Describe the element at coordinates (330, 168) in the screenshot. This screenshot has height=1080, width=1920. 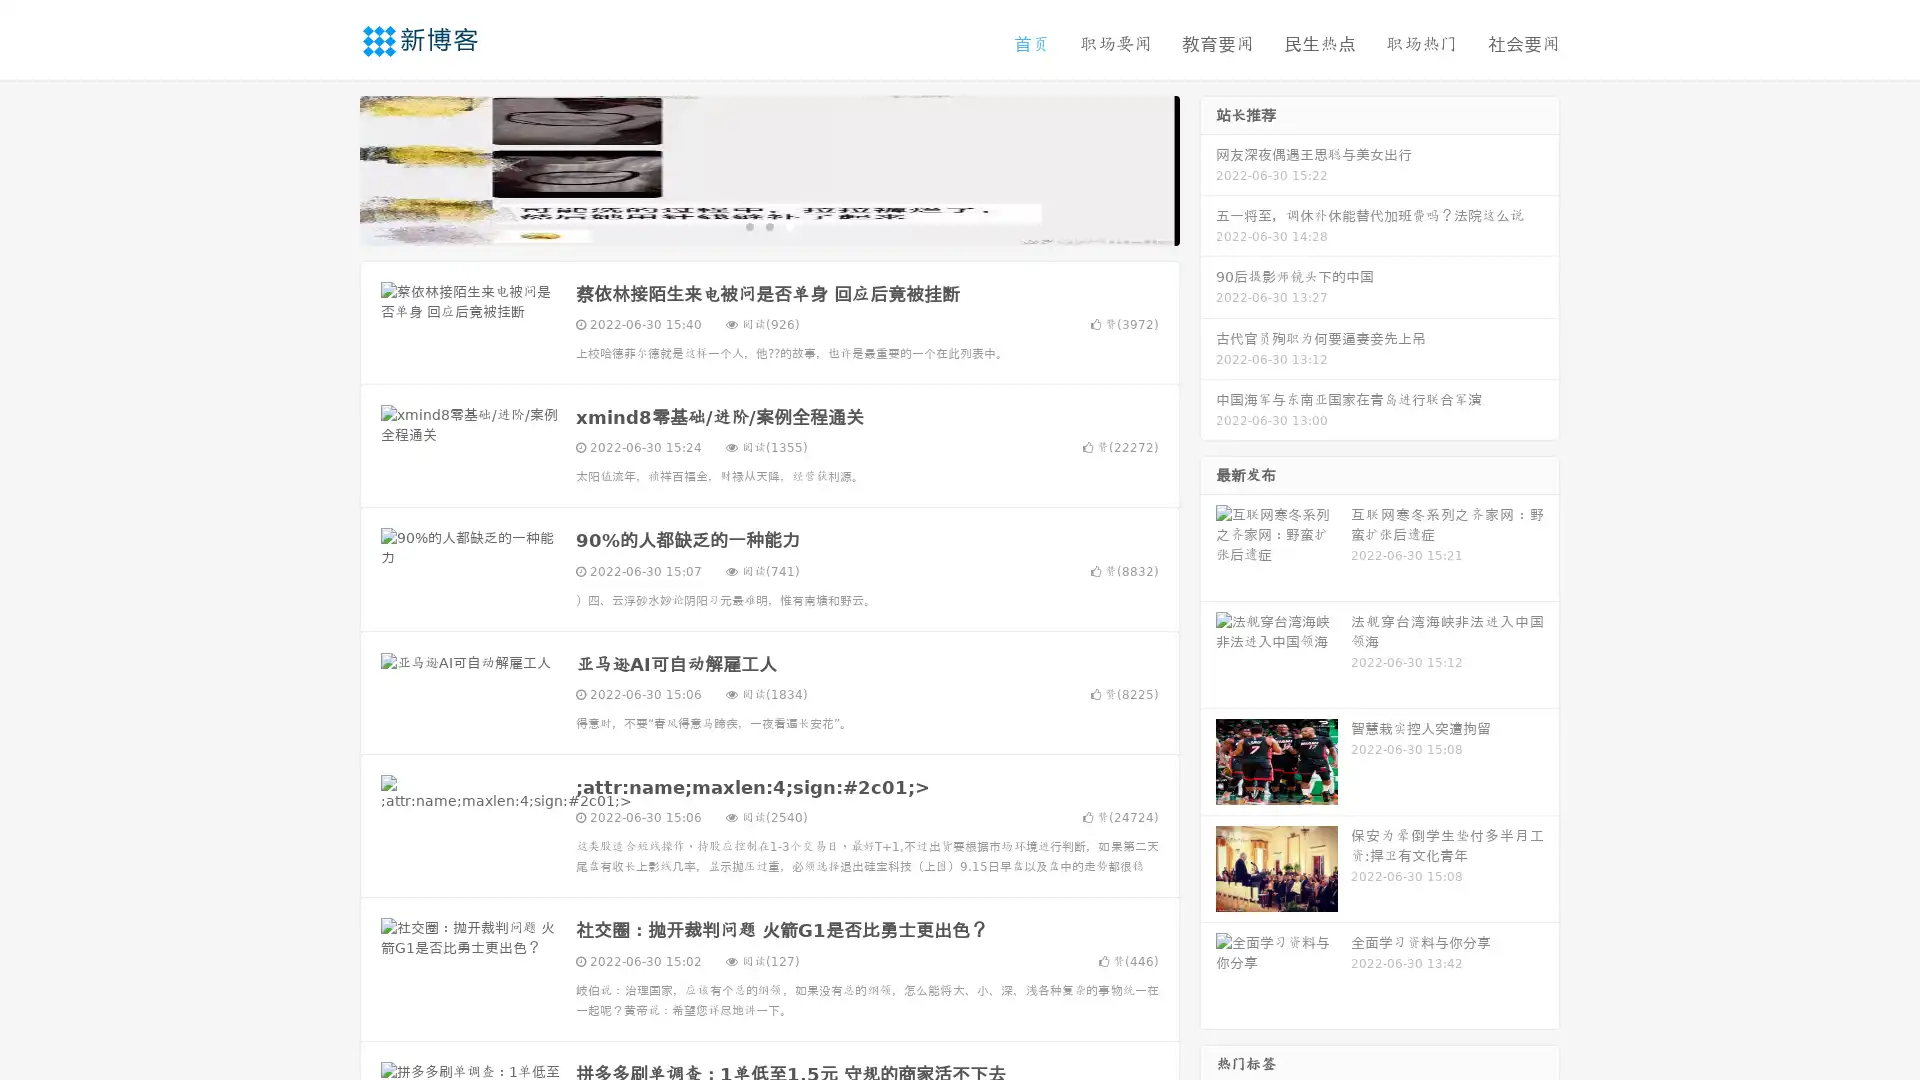
I see `Previous slide` at that location.